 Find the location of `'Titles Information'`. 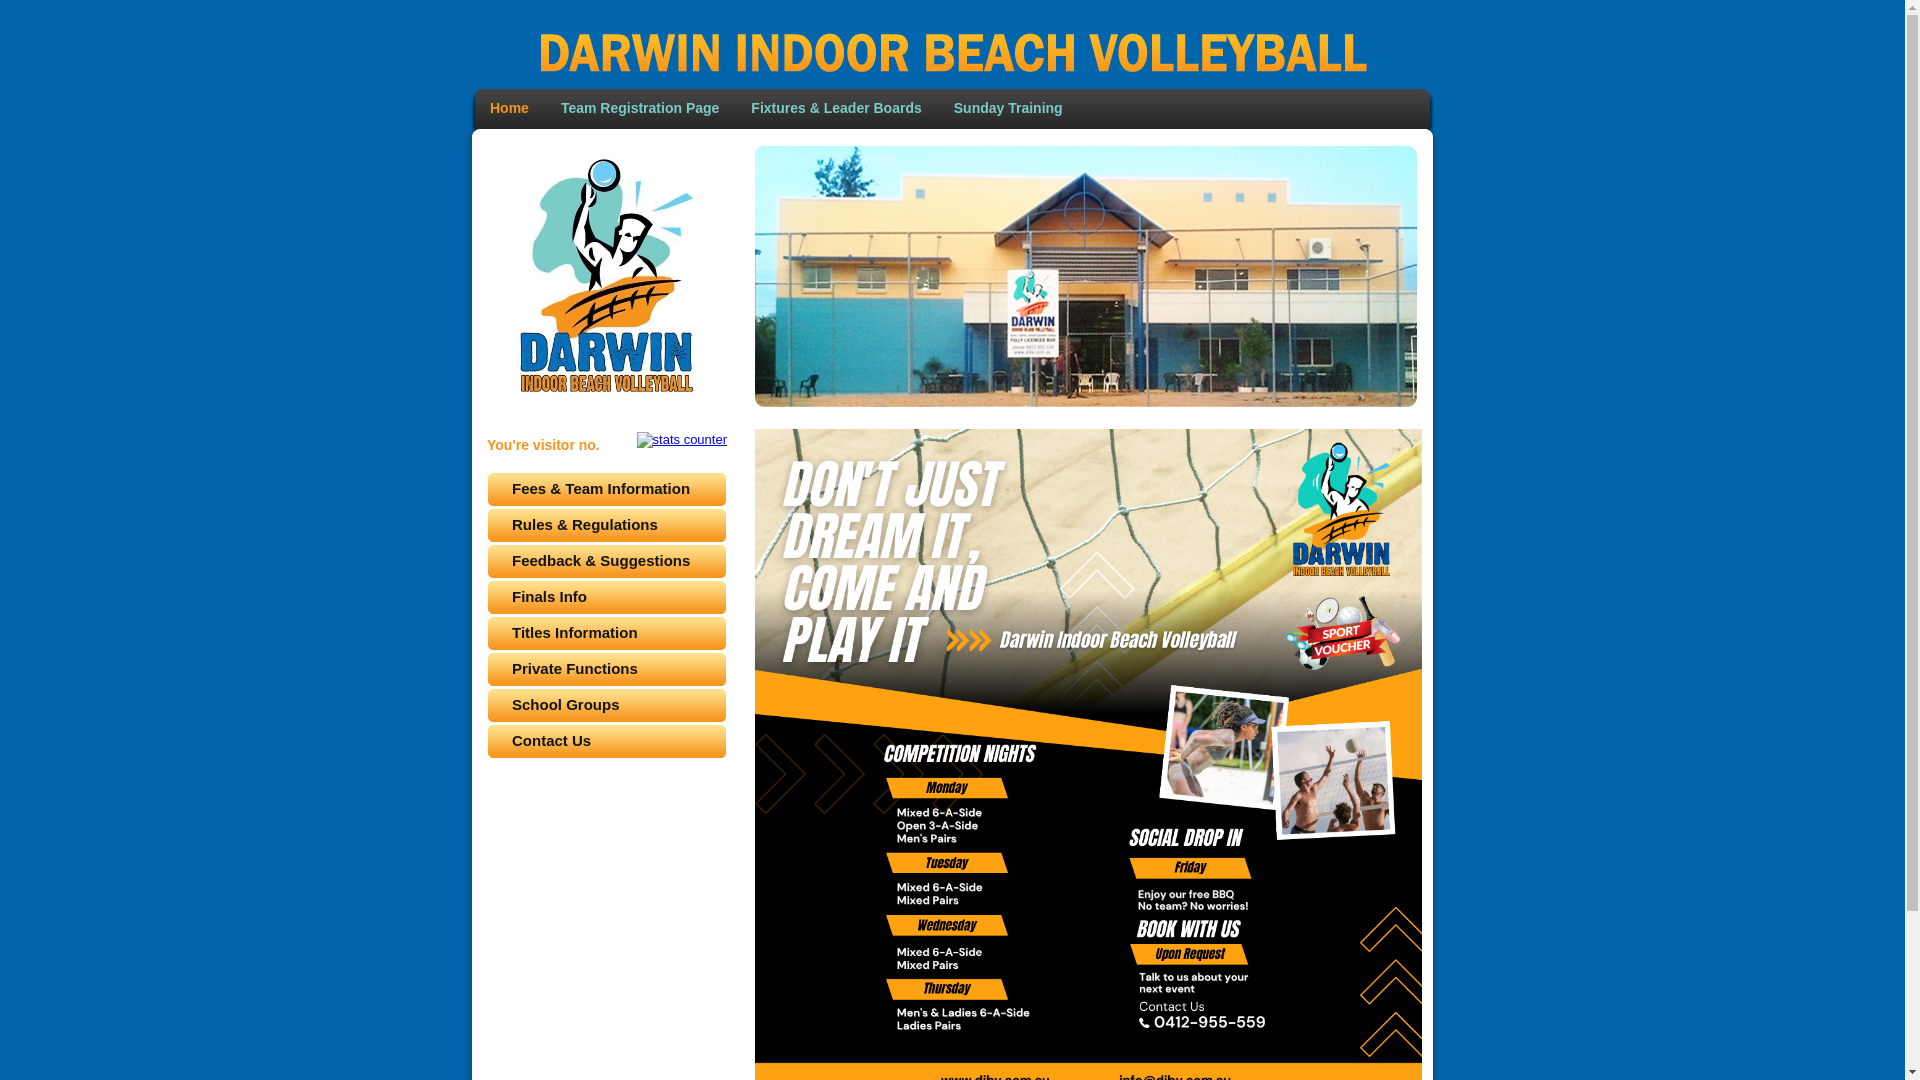

'Titles Information' is located at coordinates (605, 633).